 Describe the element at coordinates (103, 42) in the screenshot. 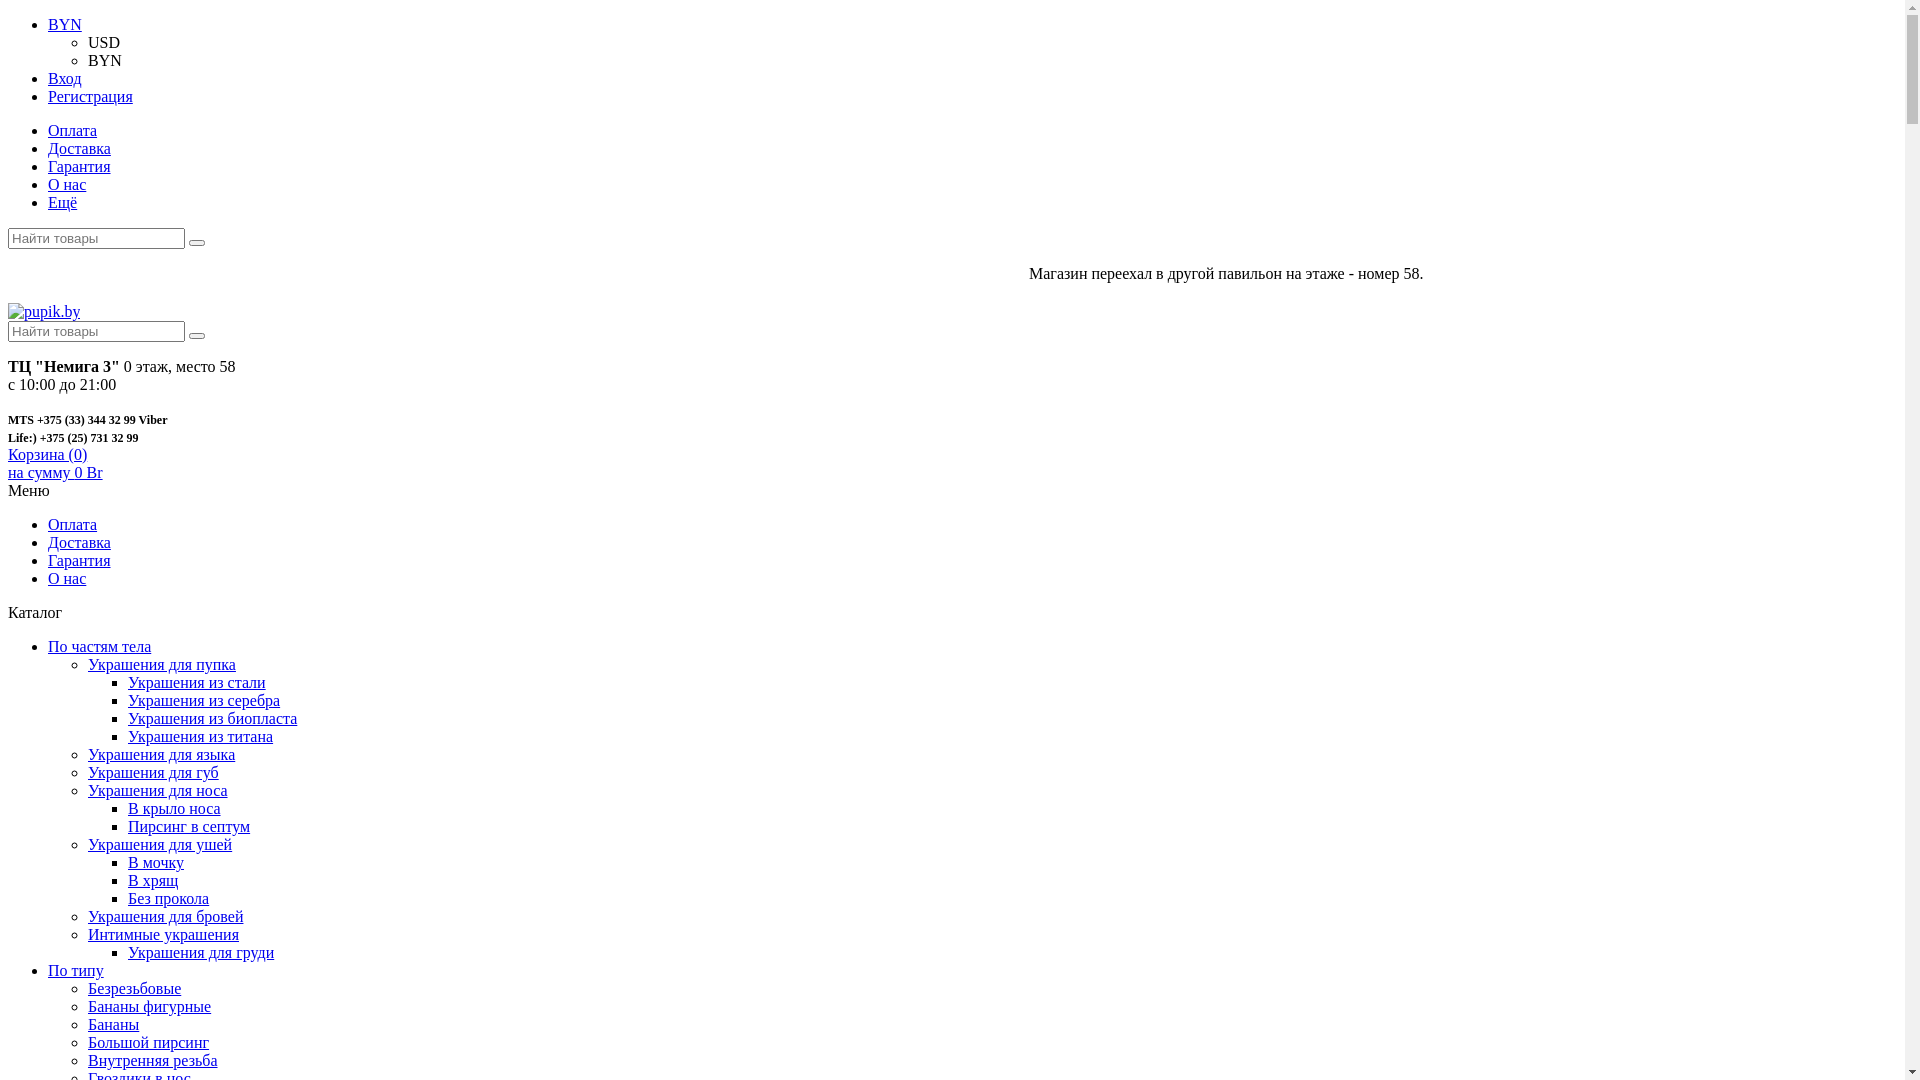

I see `'USD'` at that location.